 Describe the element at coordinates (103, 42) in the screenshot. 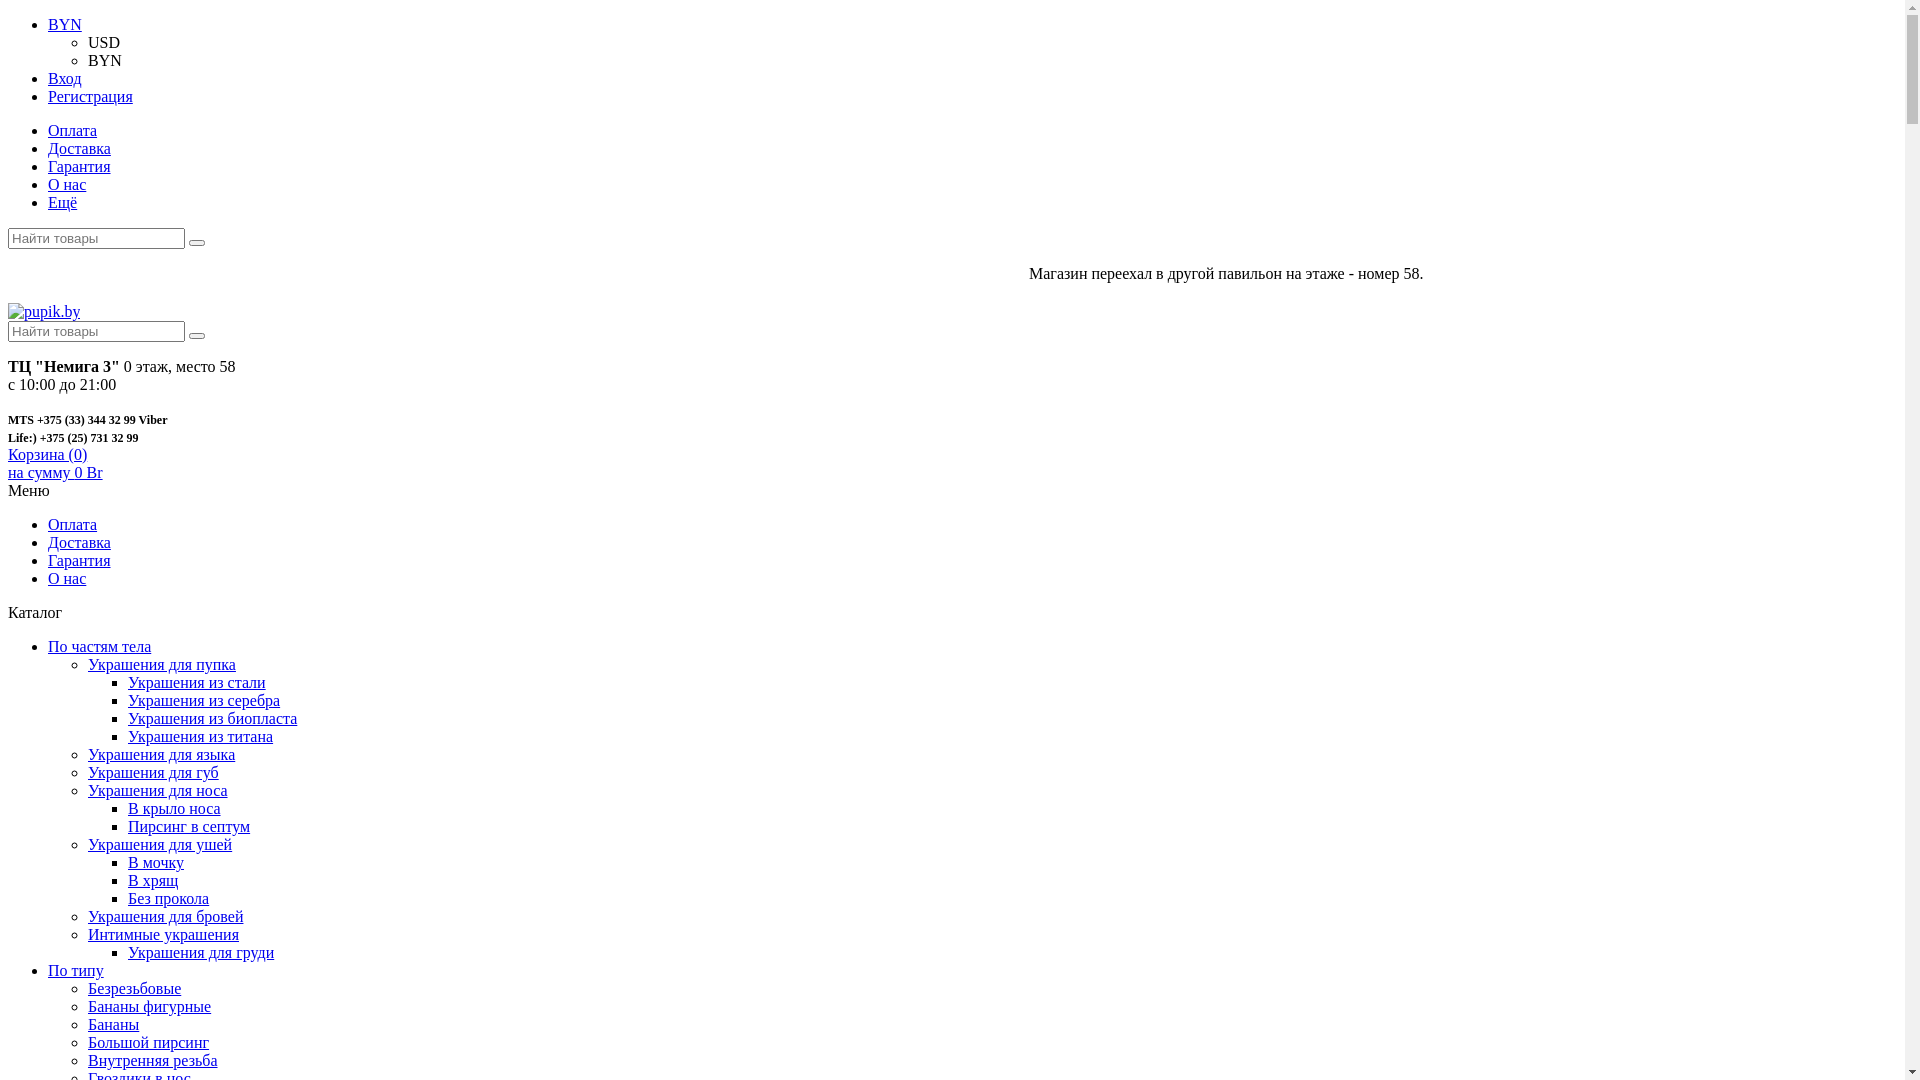

I see `'USD'` at that location.